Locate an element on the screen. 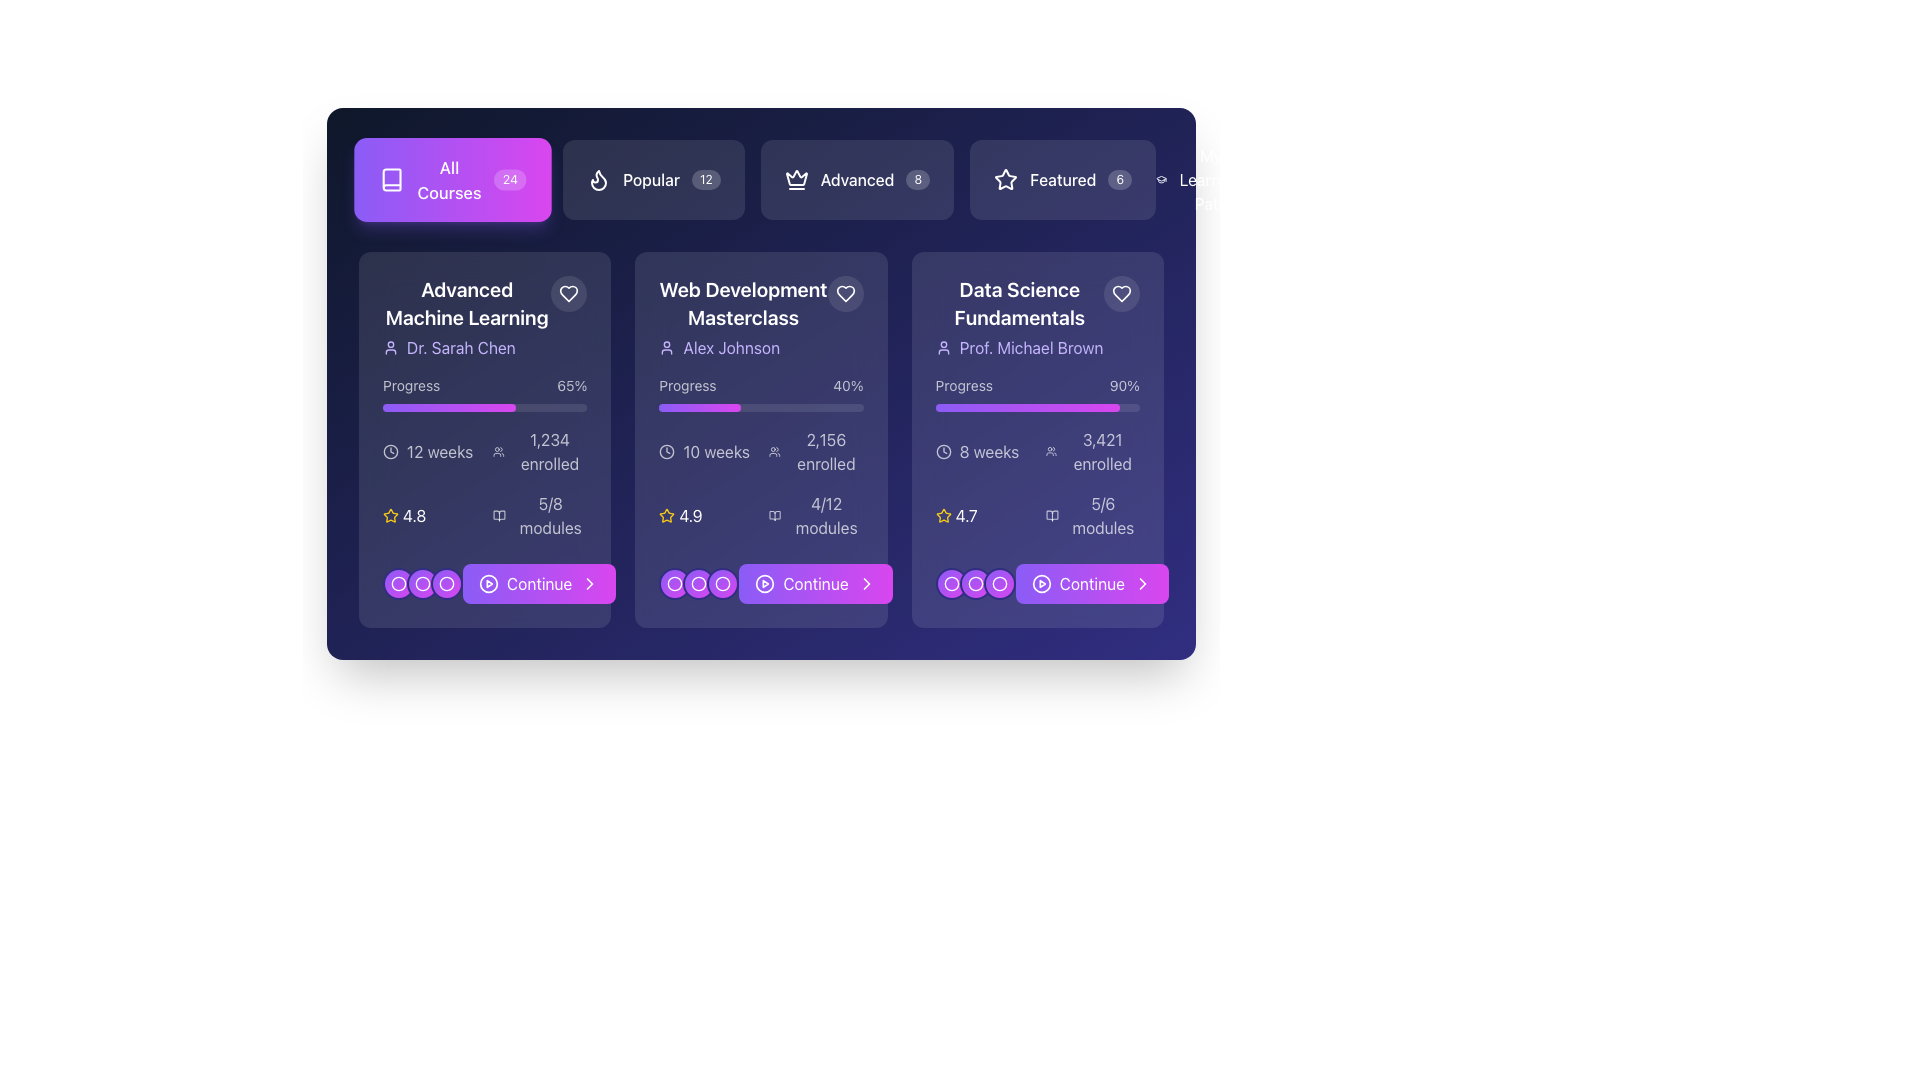 This screenshot has height=1080, width=1920. the rating value displayed as '4.9' in white font, located in the second card of the rating section, near the yellow star icon is located at coordinates (690, 515).